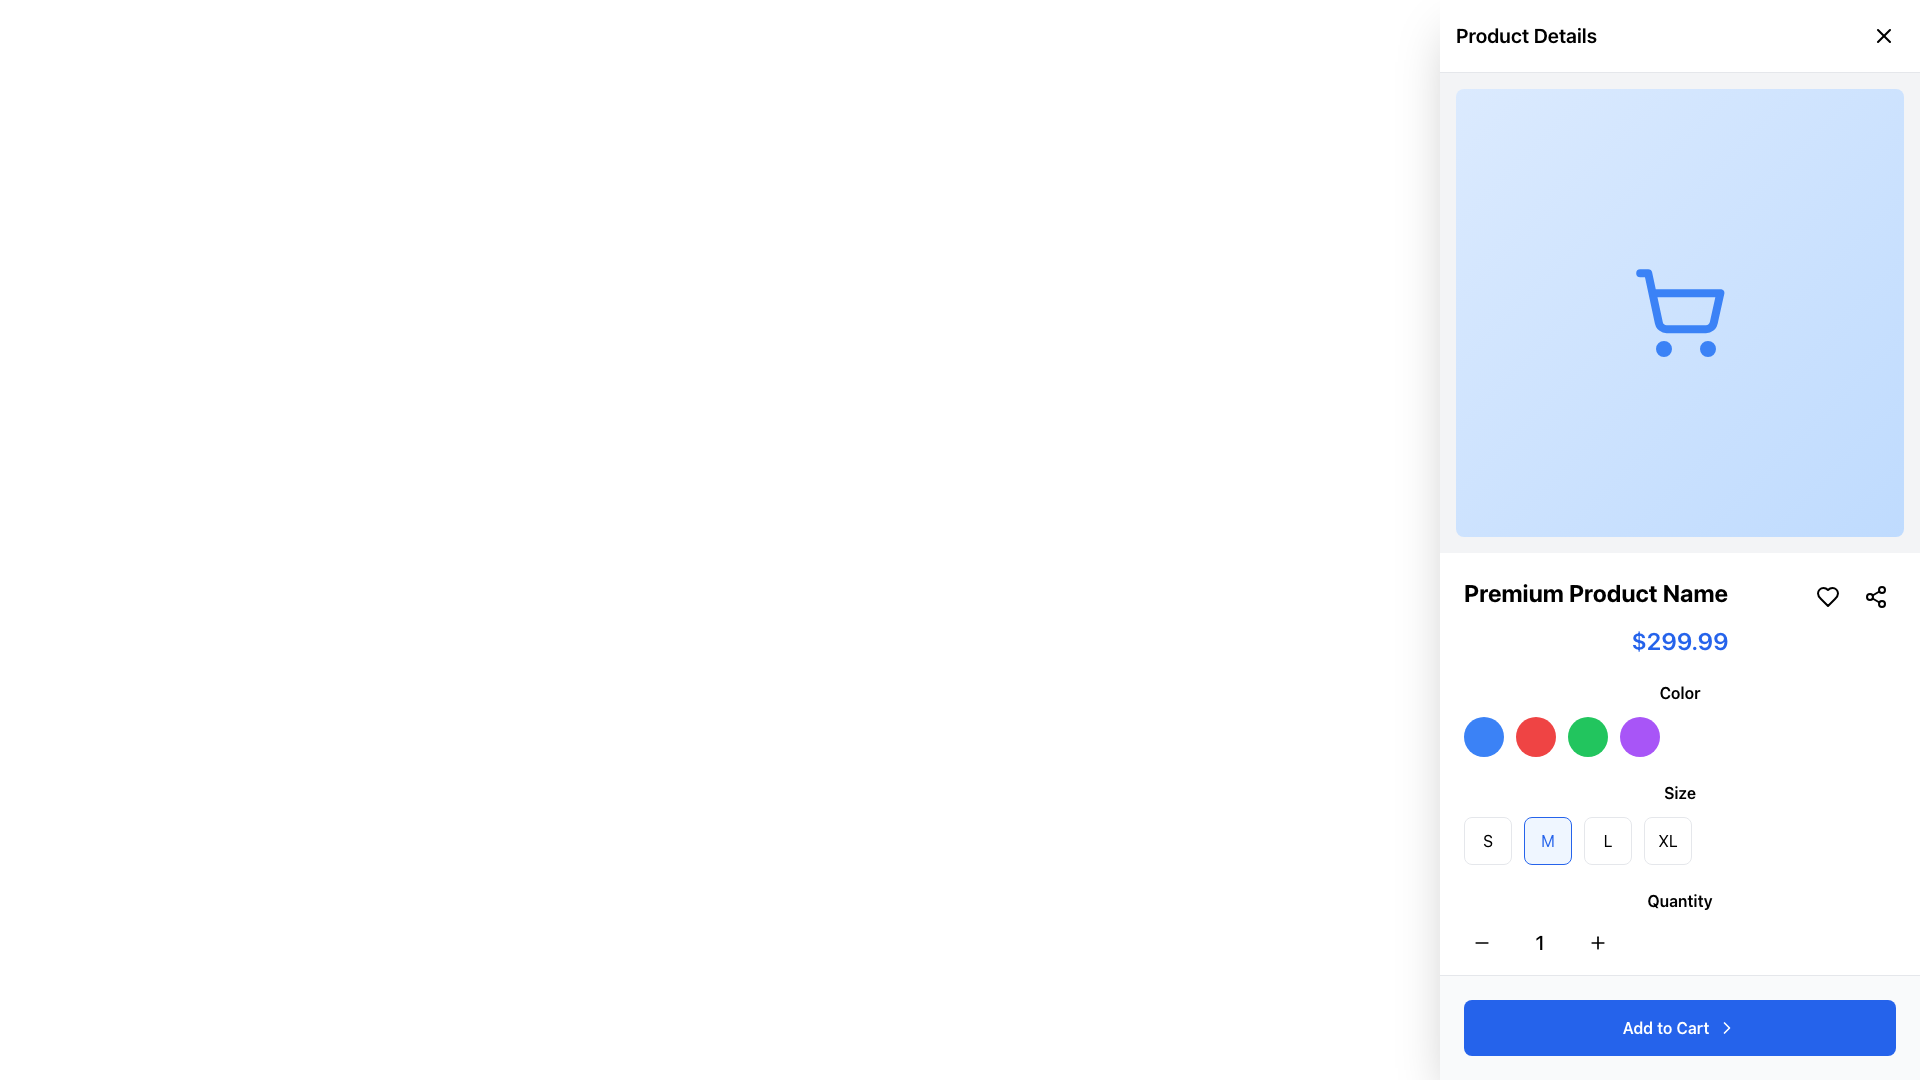 The height and width of the screenshot is (1080, 1920). I want to click on the button located at the top-right corner of the 'Product Details' panel, so click(1882, 35).